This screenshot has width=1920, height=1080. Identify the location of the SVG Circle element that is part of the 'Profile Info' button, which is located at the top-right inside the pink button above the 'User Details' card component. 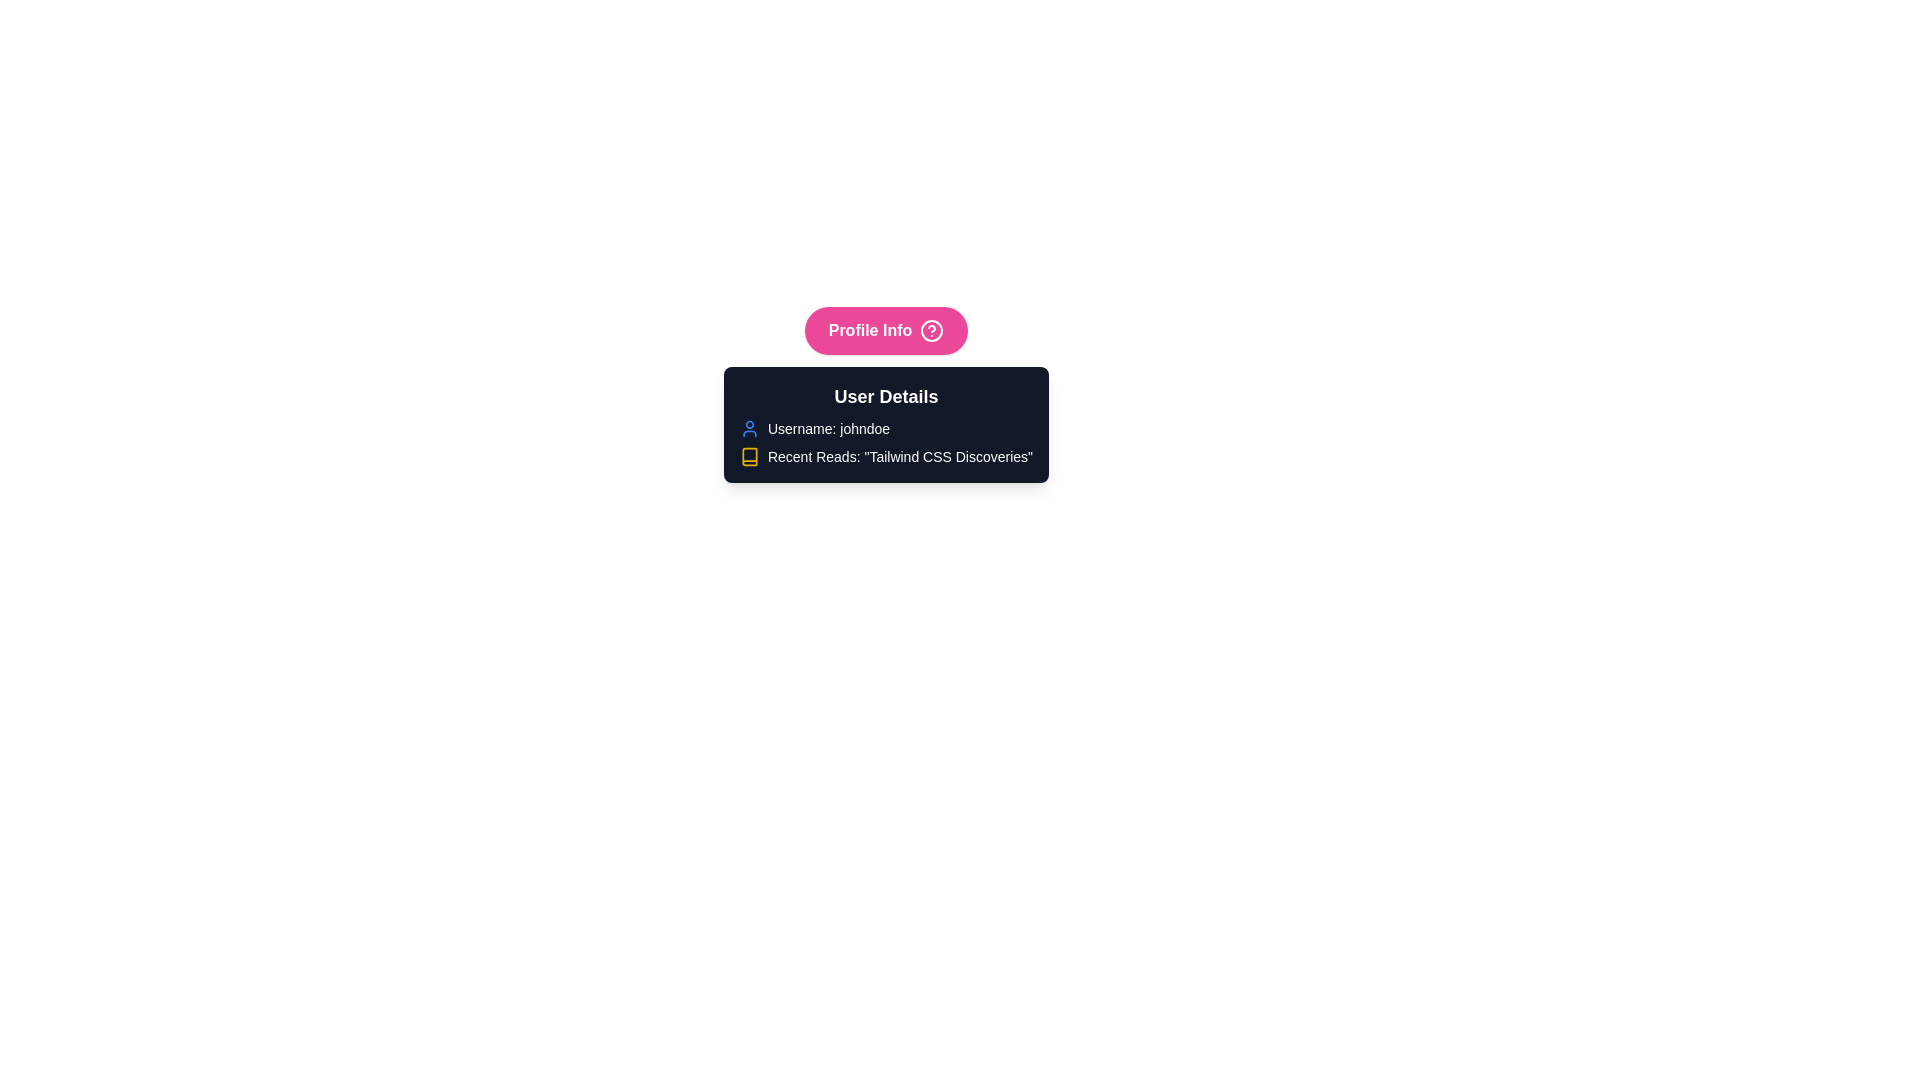
(931, 330).